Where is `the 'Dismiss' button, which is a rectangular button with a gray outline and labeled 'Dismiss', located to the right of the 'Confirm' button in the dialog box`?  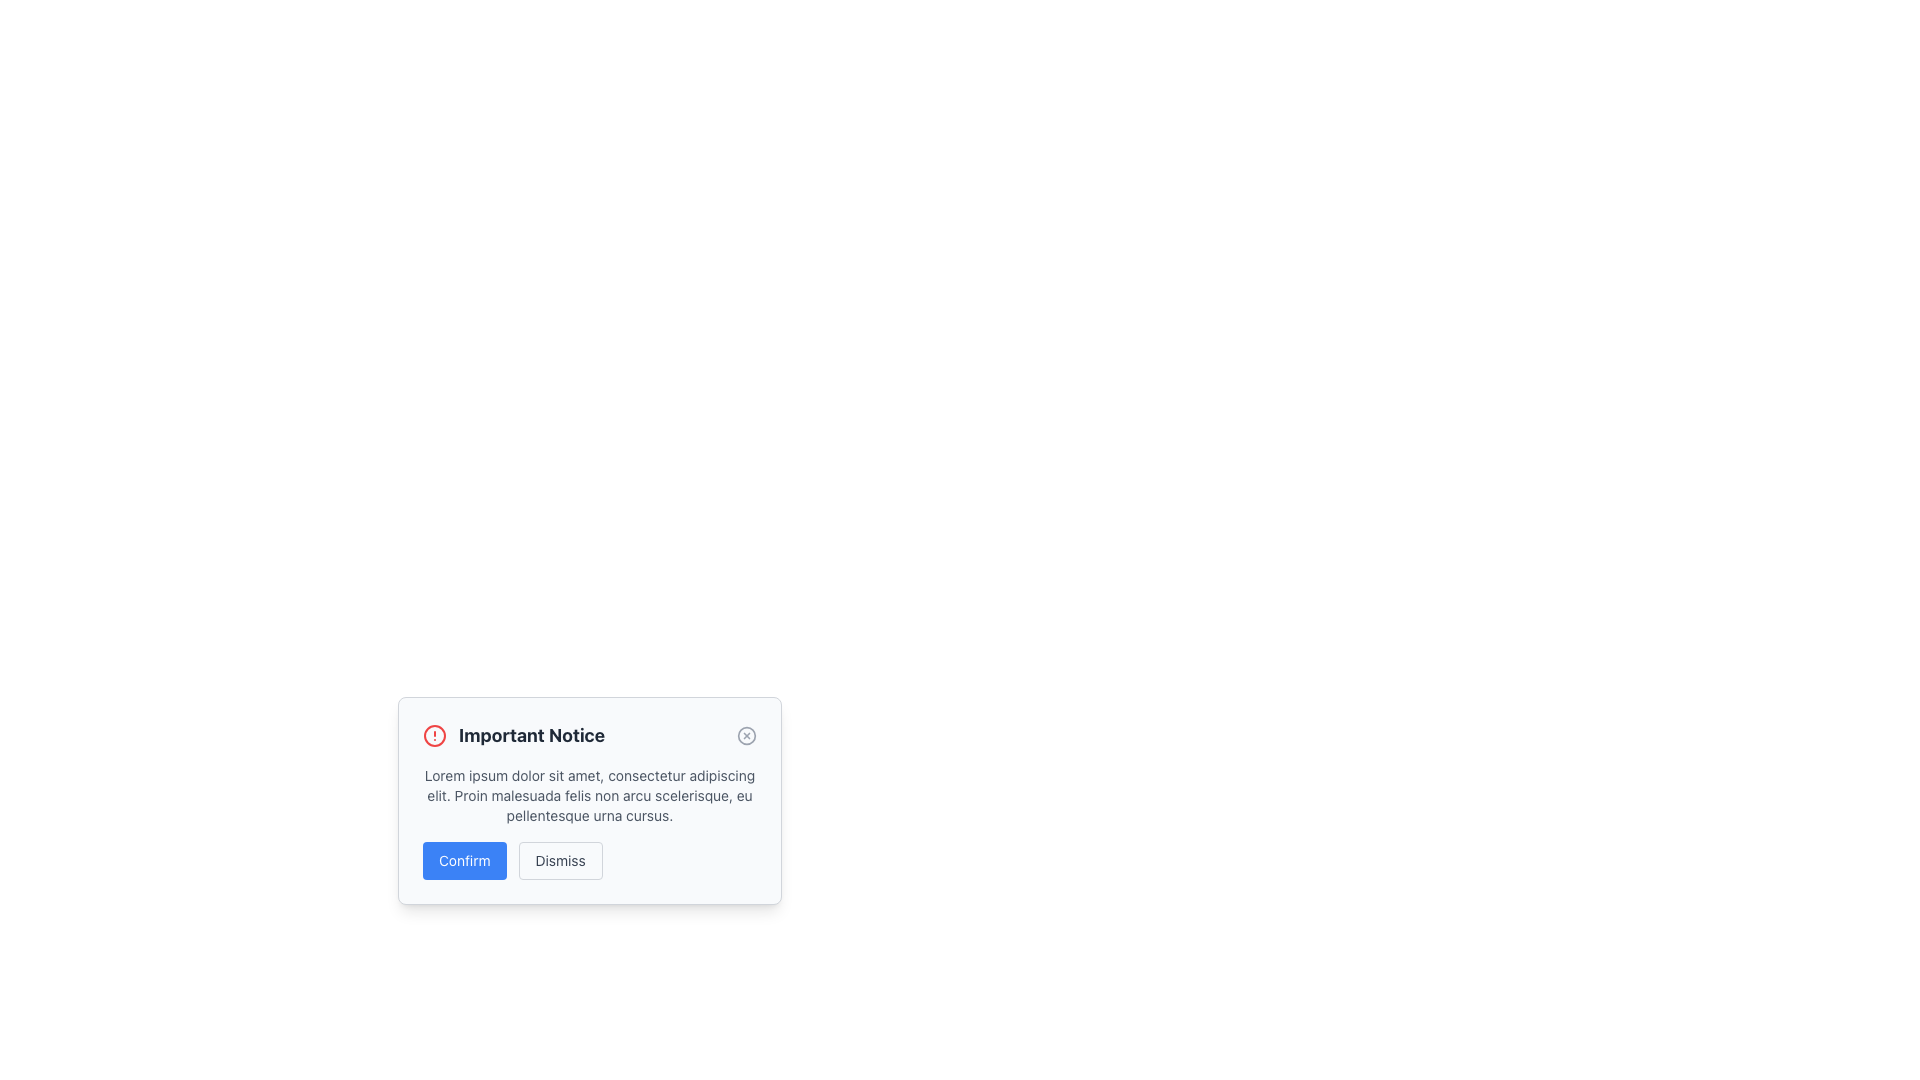
the 'Dismiss' button, which is a rectangular button with a gray outline and labeled 'Dismiss', located to the right of the 'Confirm' button in the dialog box is located at coordinates (560, 859).